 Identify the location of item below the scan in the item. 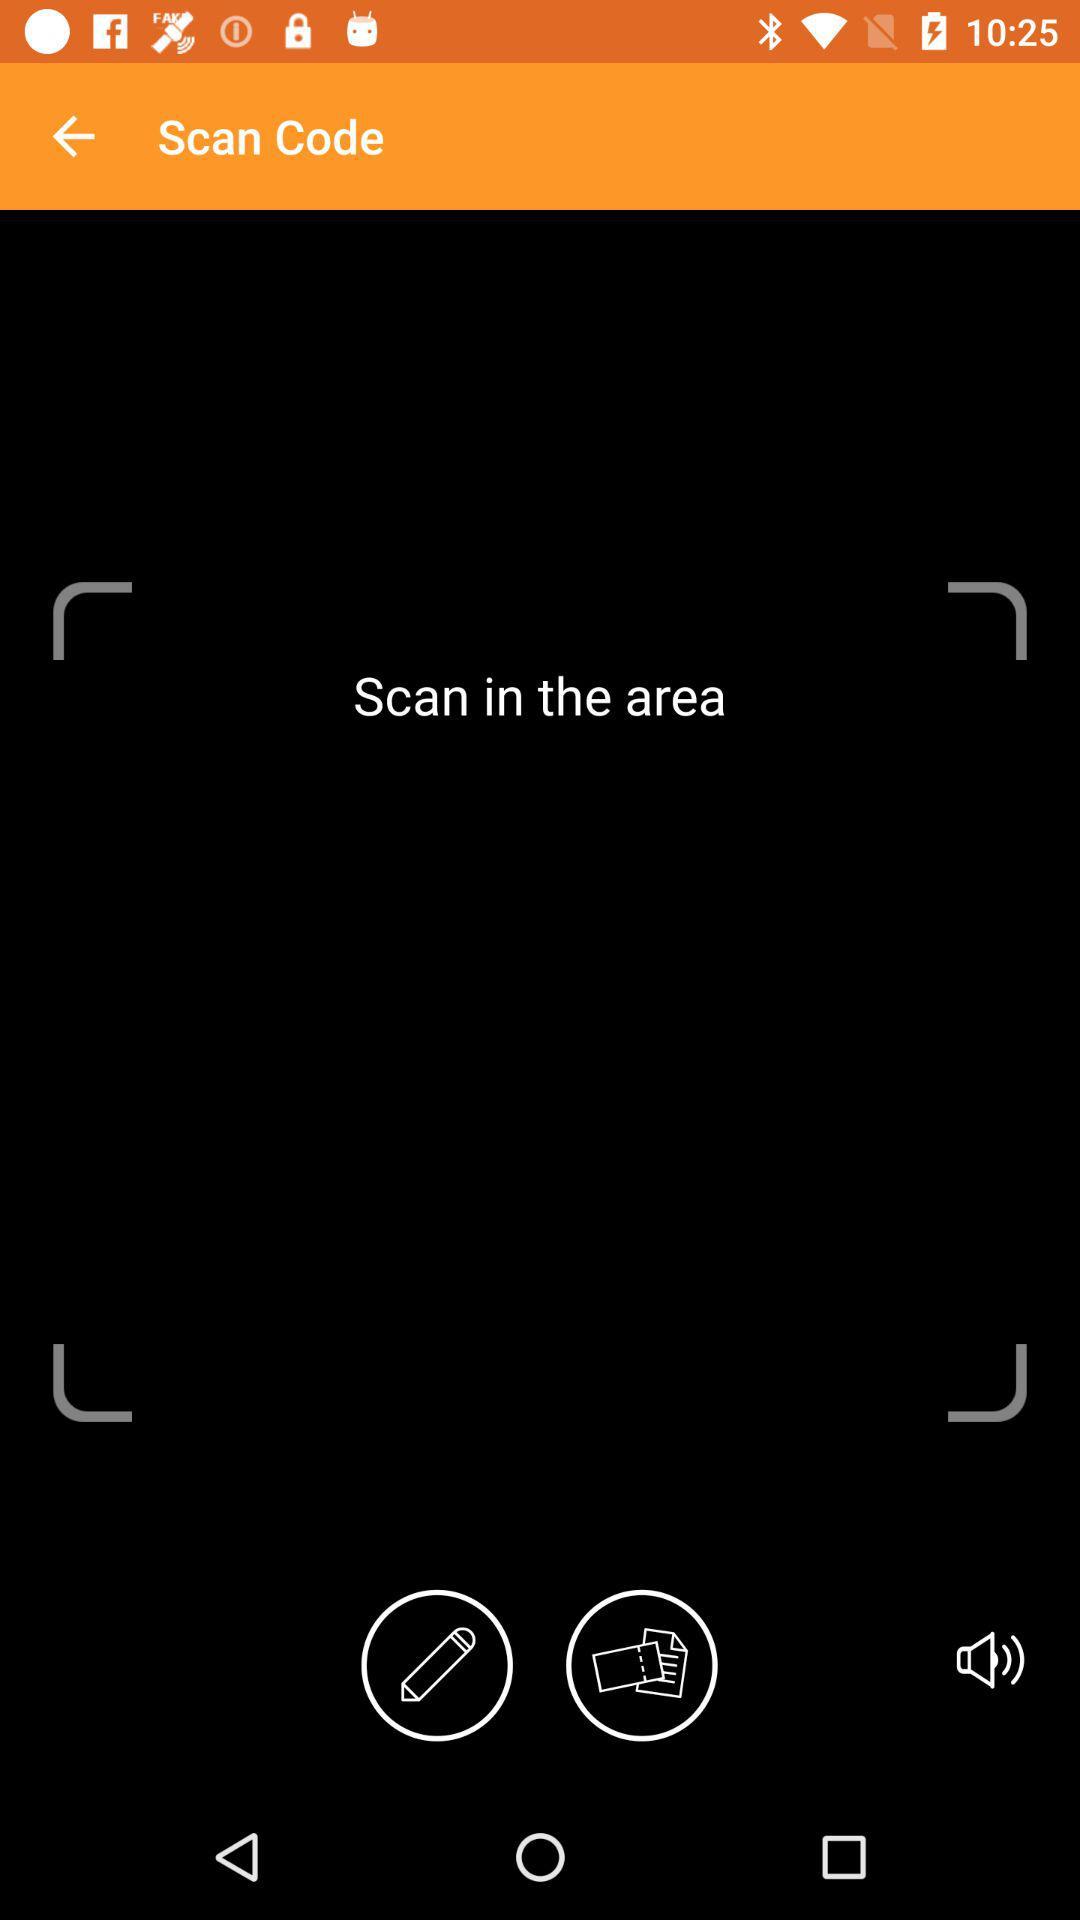
(436, 1665).